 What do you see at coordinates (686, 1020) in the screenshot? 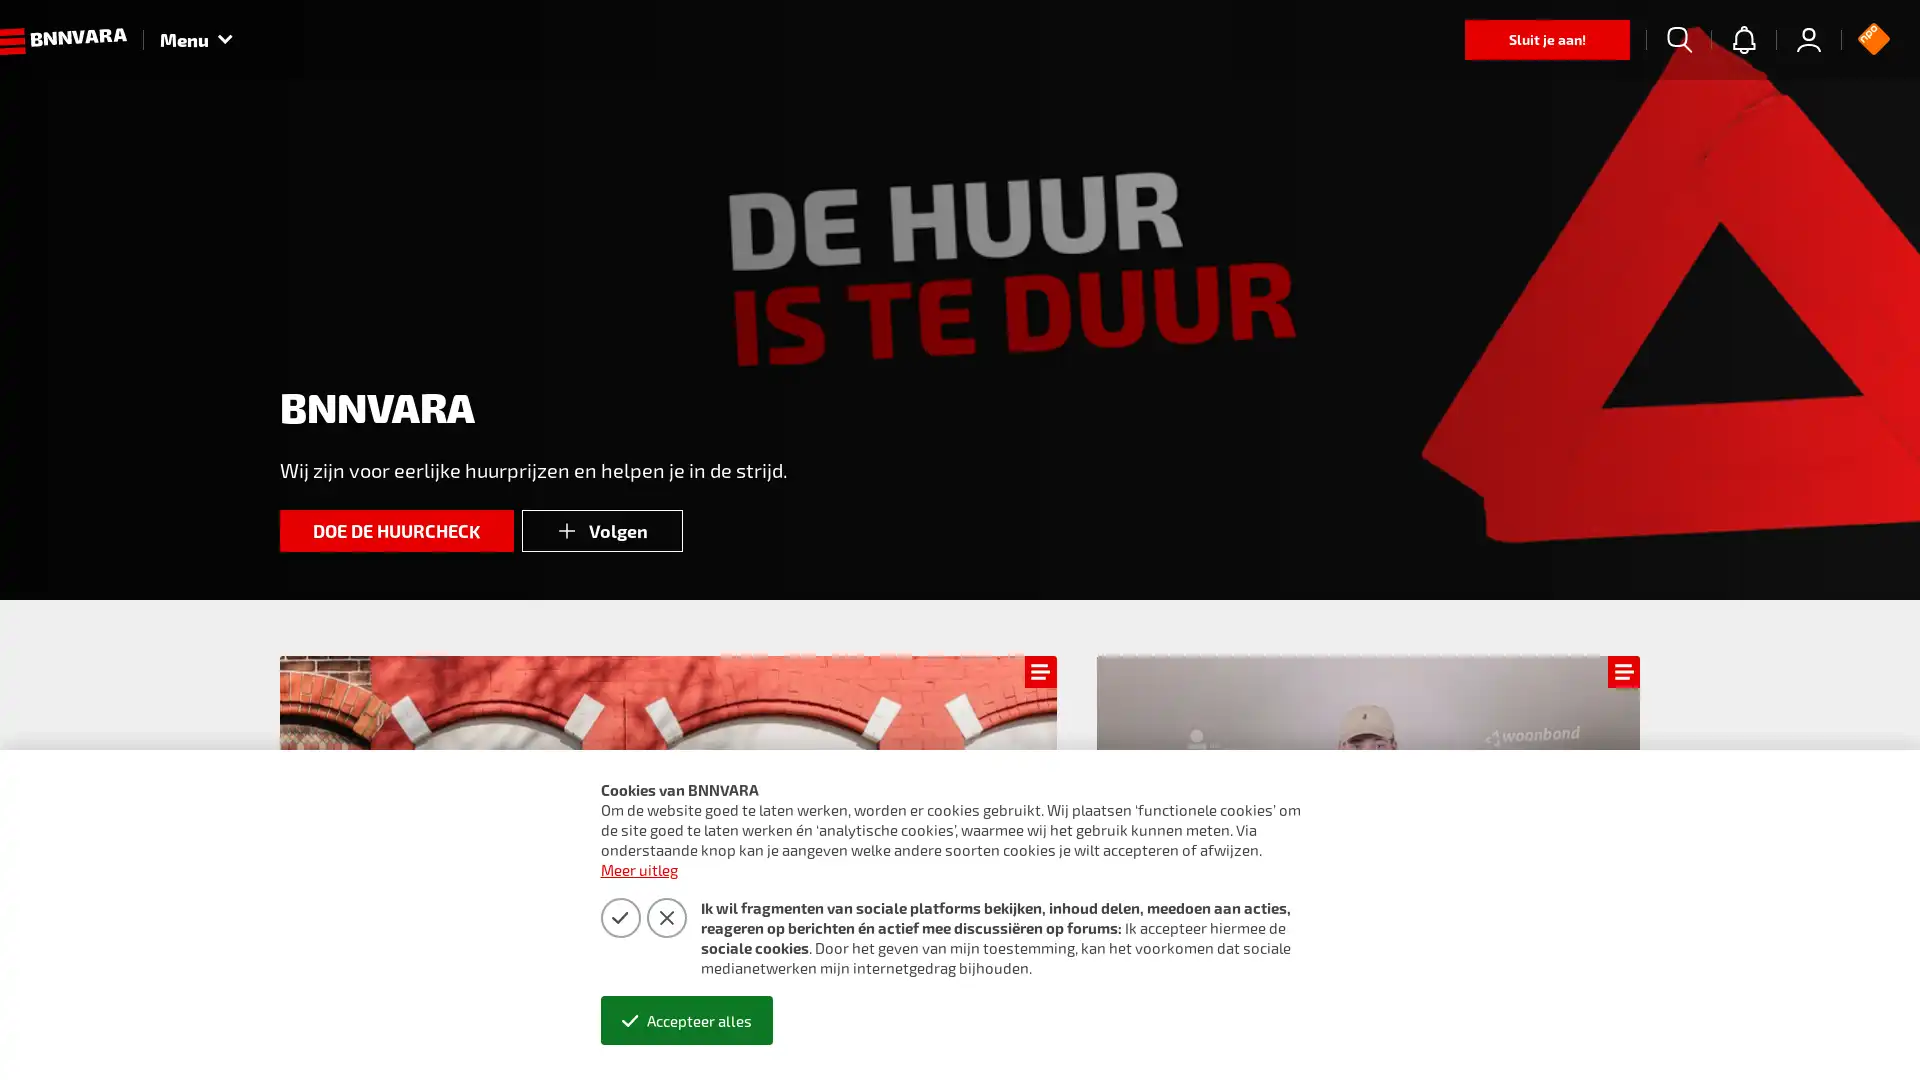
I see `Accepteer alles` at bounding box center [686, 1020].